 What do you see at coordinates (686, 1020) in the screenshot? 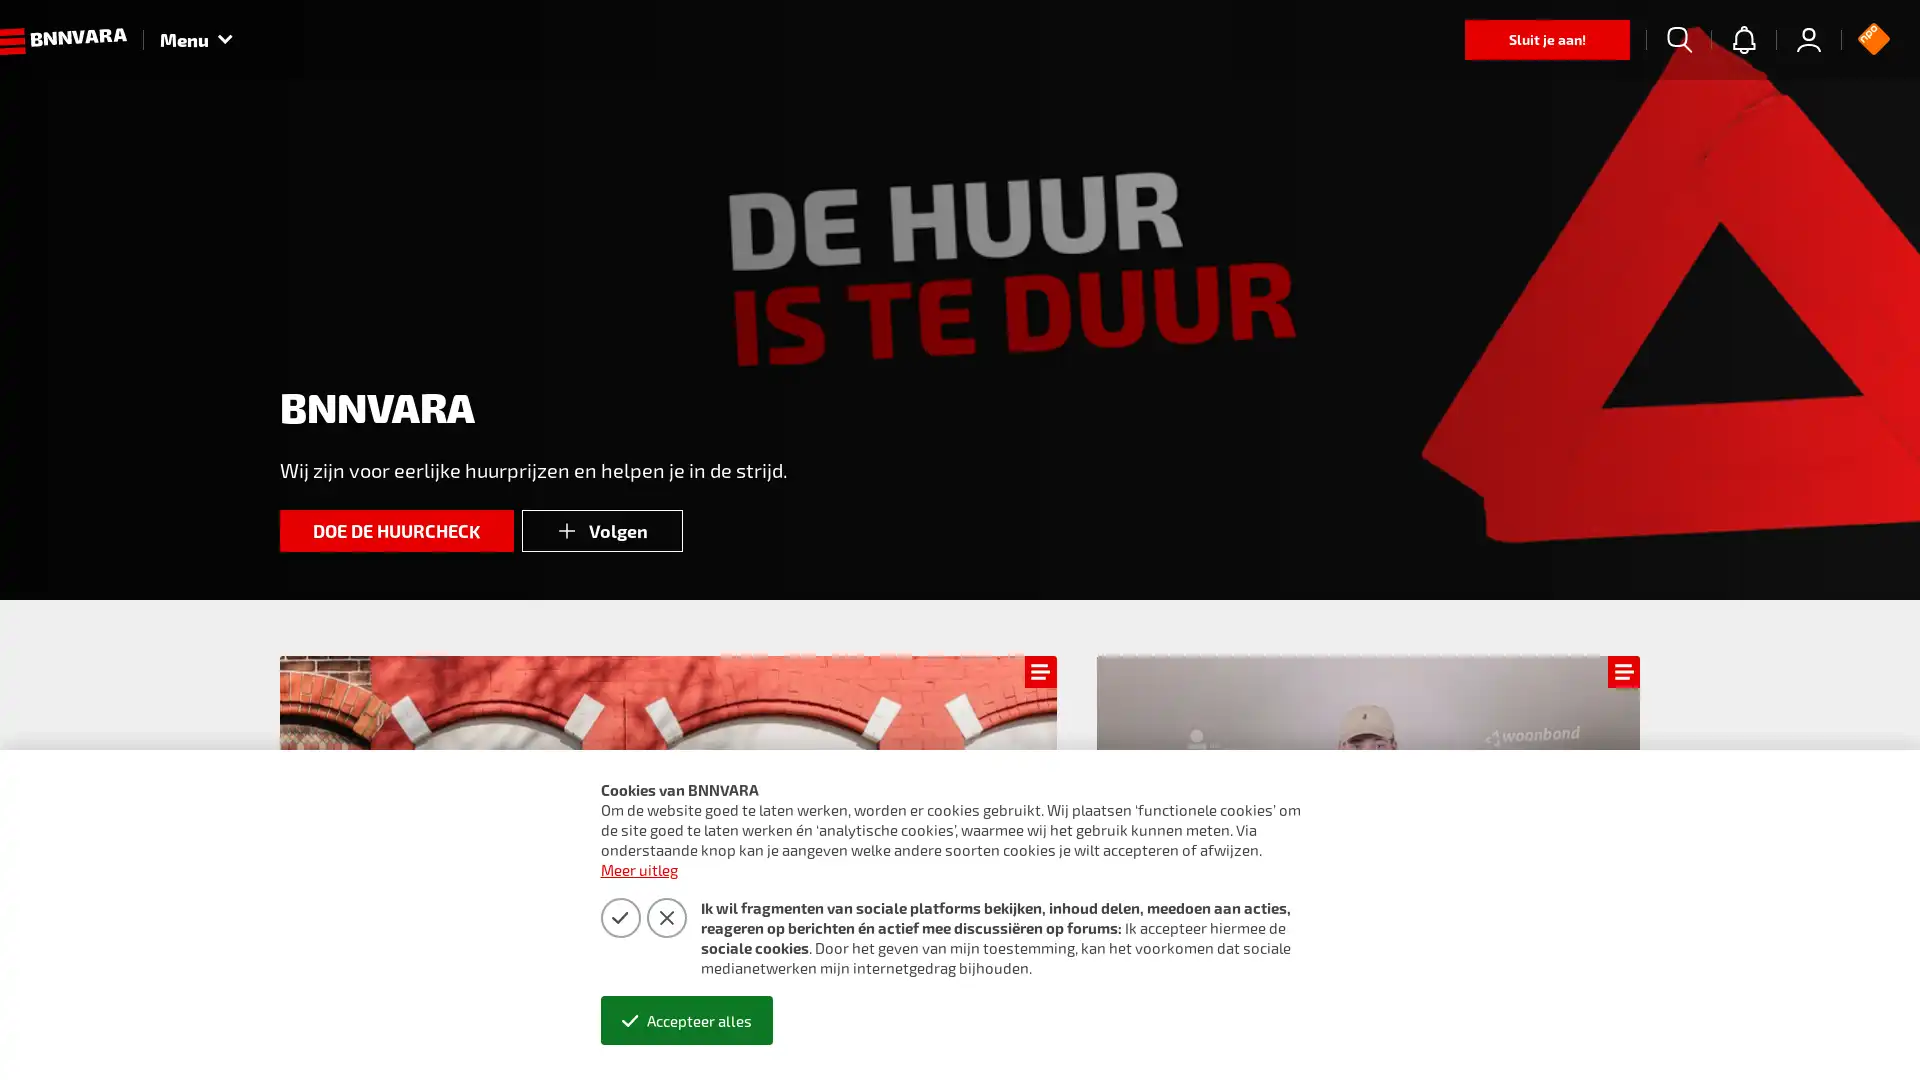
I see `Accepteer alles` at bounding box center [686, 1020].